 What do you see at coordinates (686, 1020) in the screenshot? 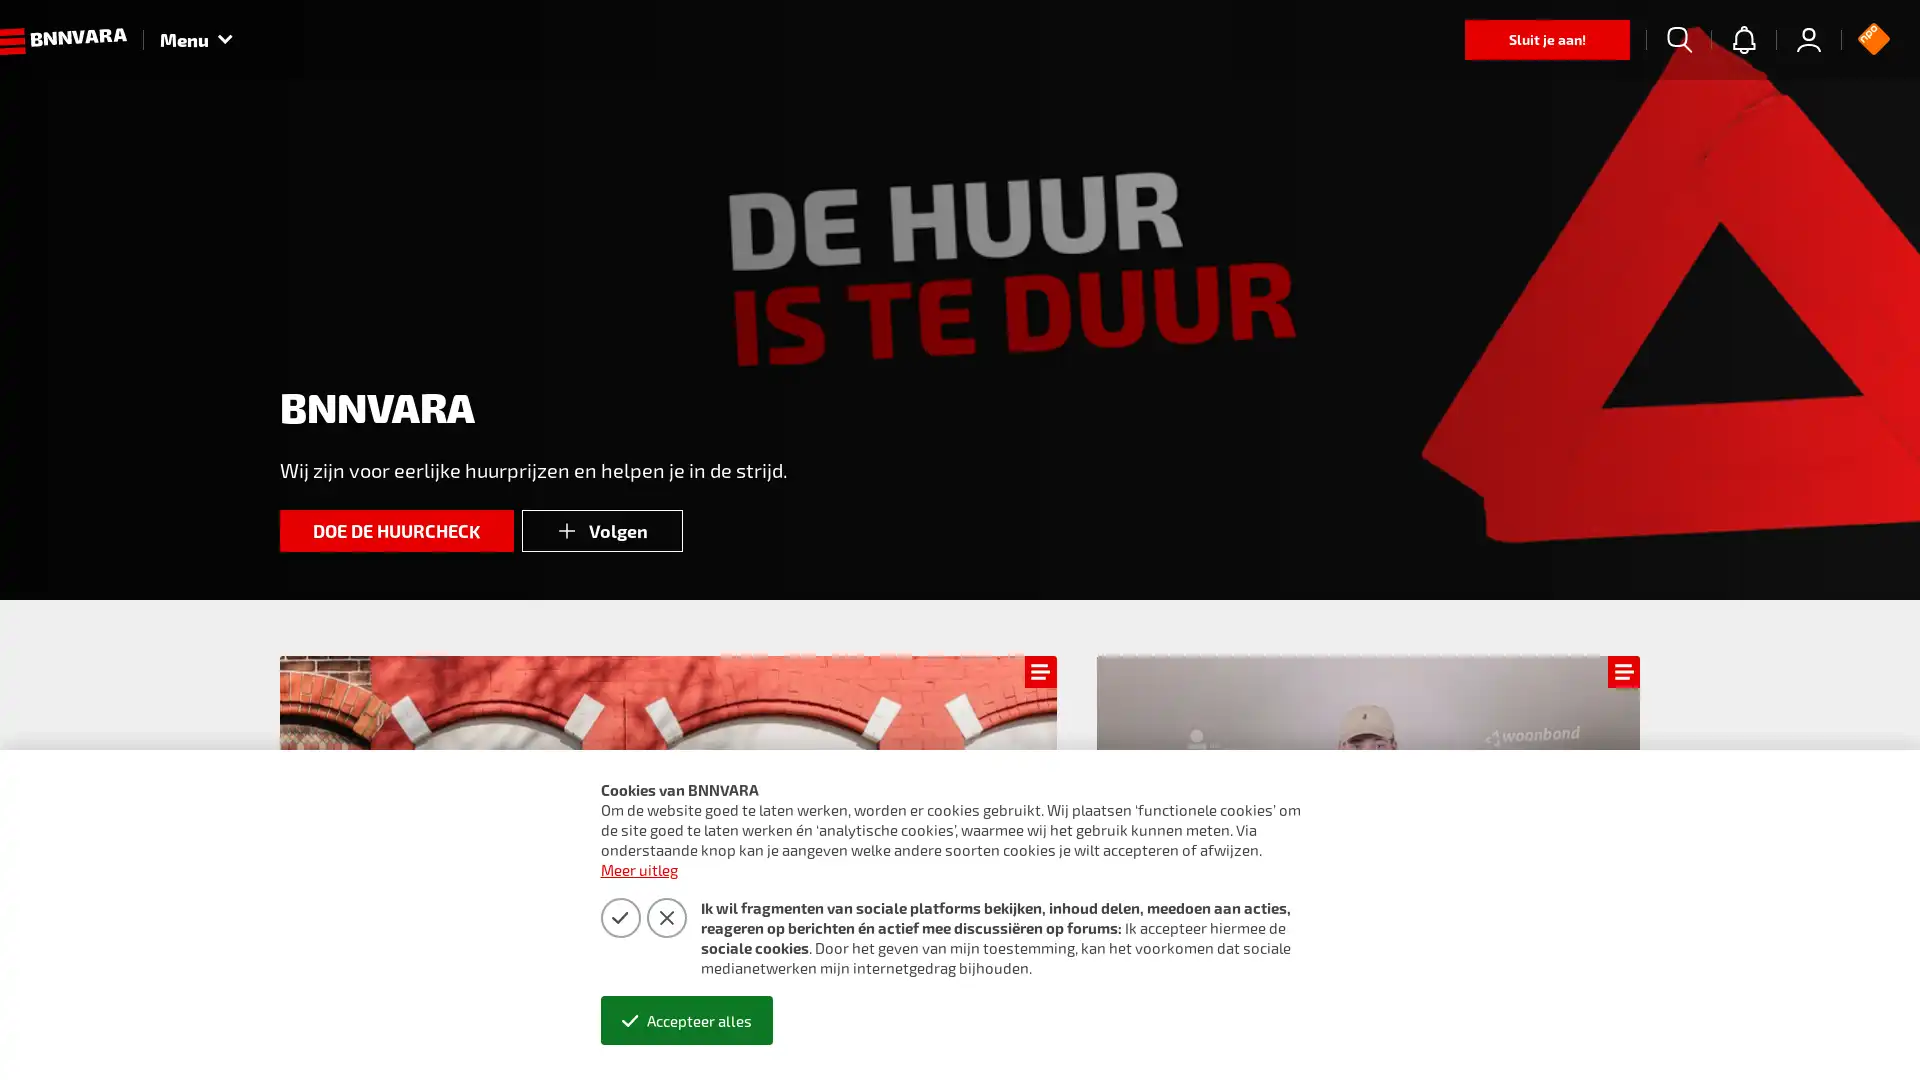
I see `Accepteer alles` at bounding box center [686, 1020].